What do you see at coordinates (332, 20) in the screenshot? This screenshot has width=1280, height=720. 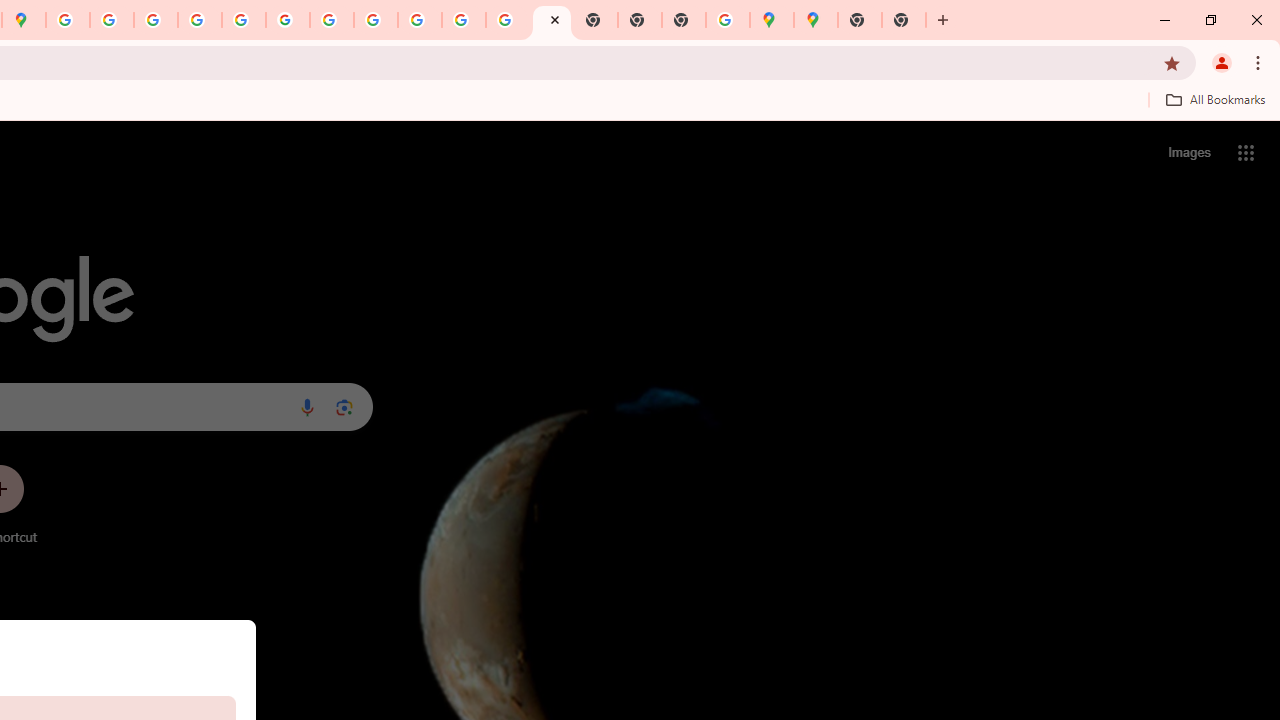 I see `'YouTube'` at bounding box center [332, 20].